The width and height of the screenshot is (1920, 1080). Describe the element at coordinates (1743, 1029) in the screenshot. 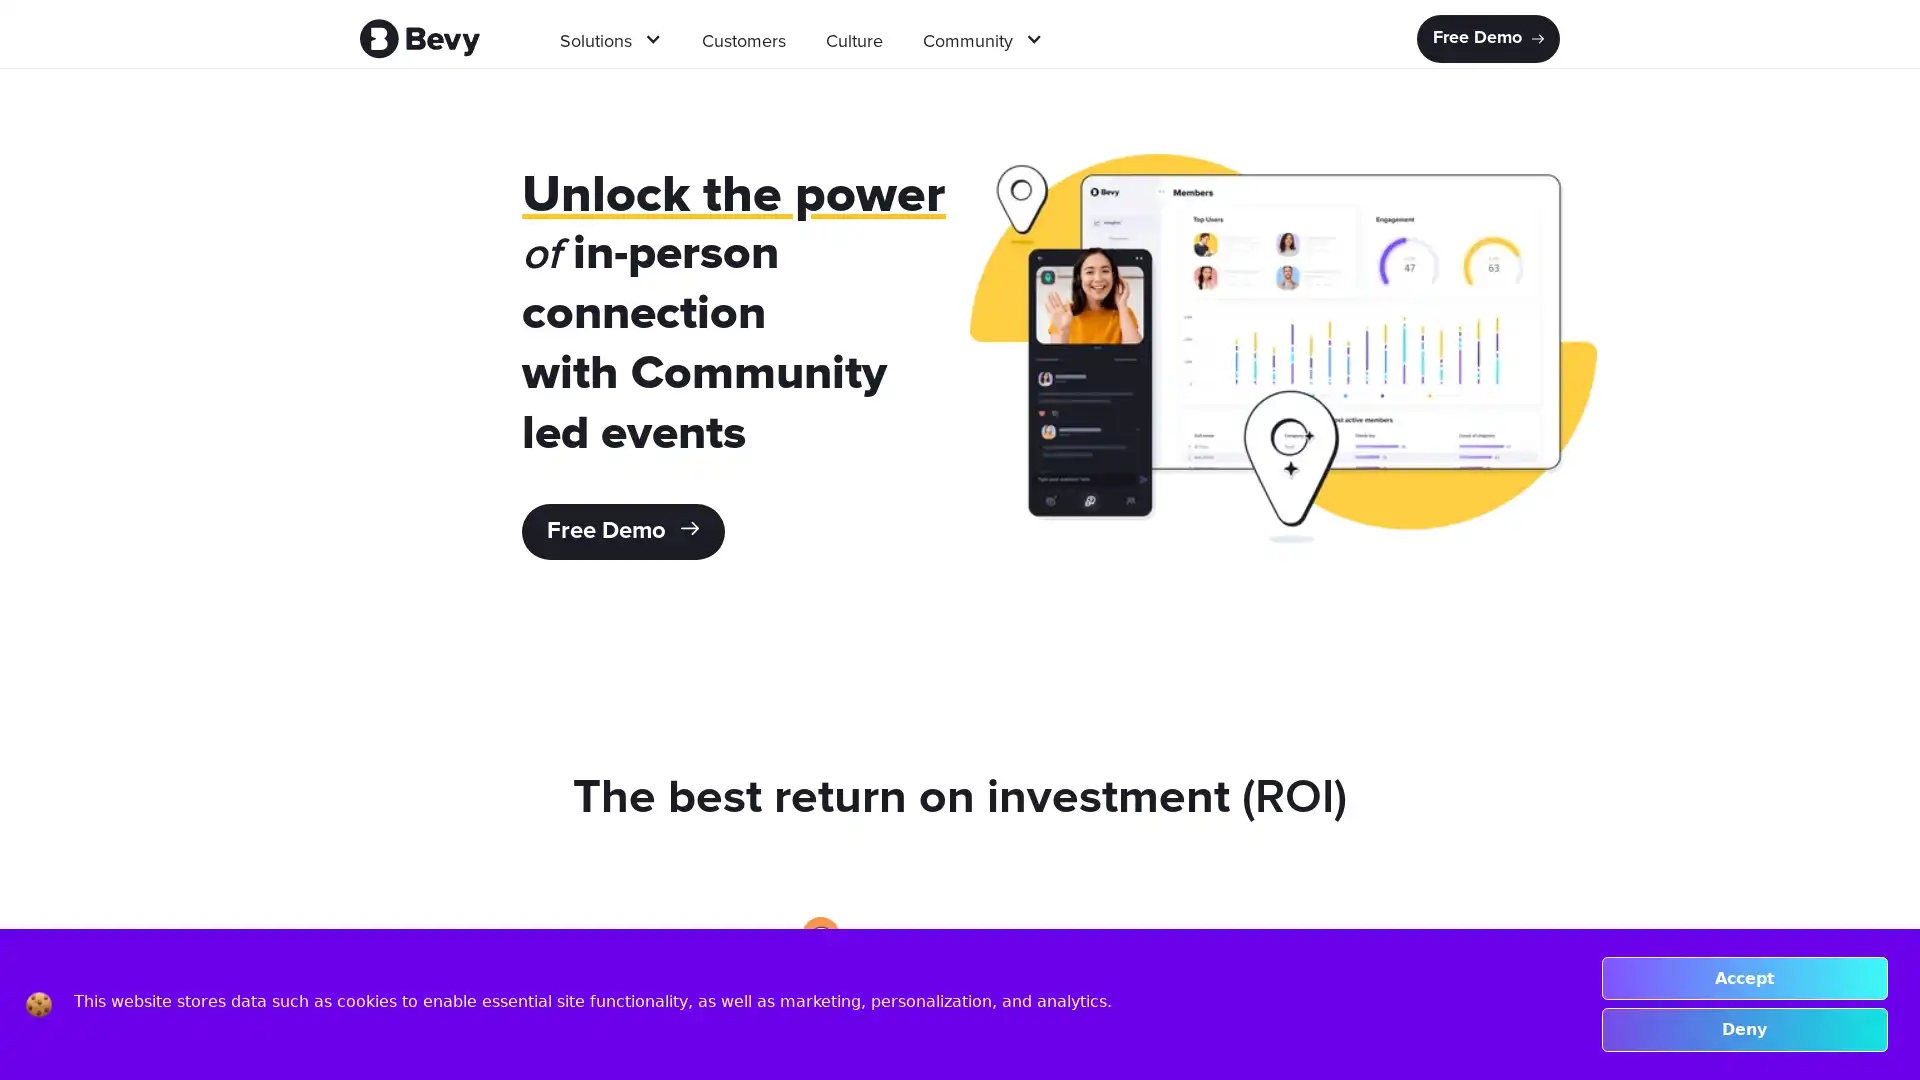

I see `Deny` at that location.